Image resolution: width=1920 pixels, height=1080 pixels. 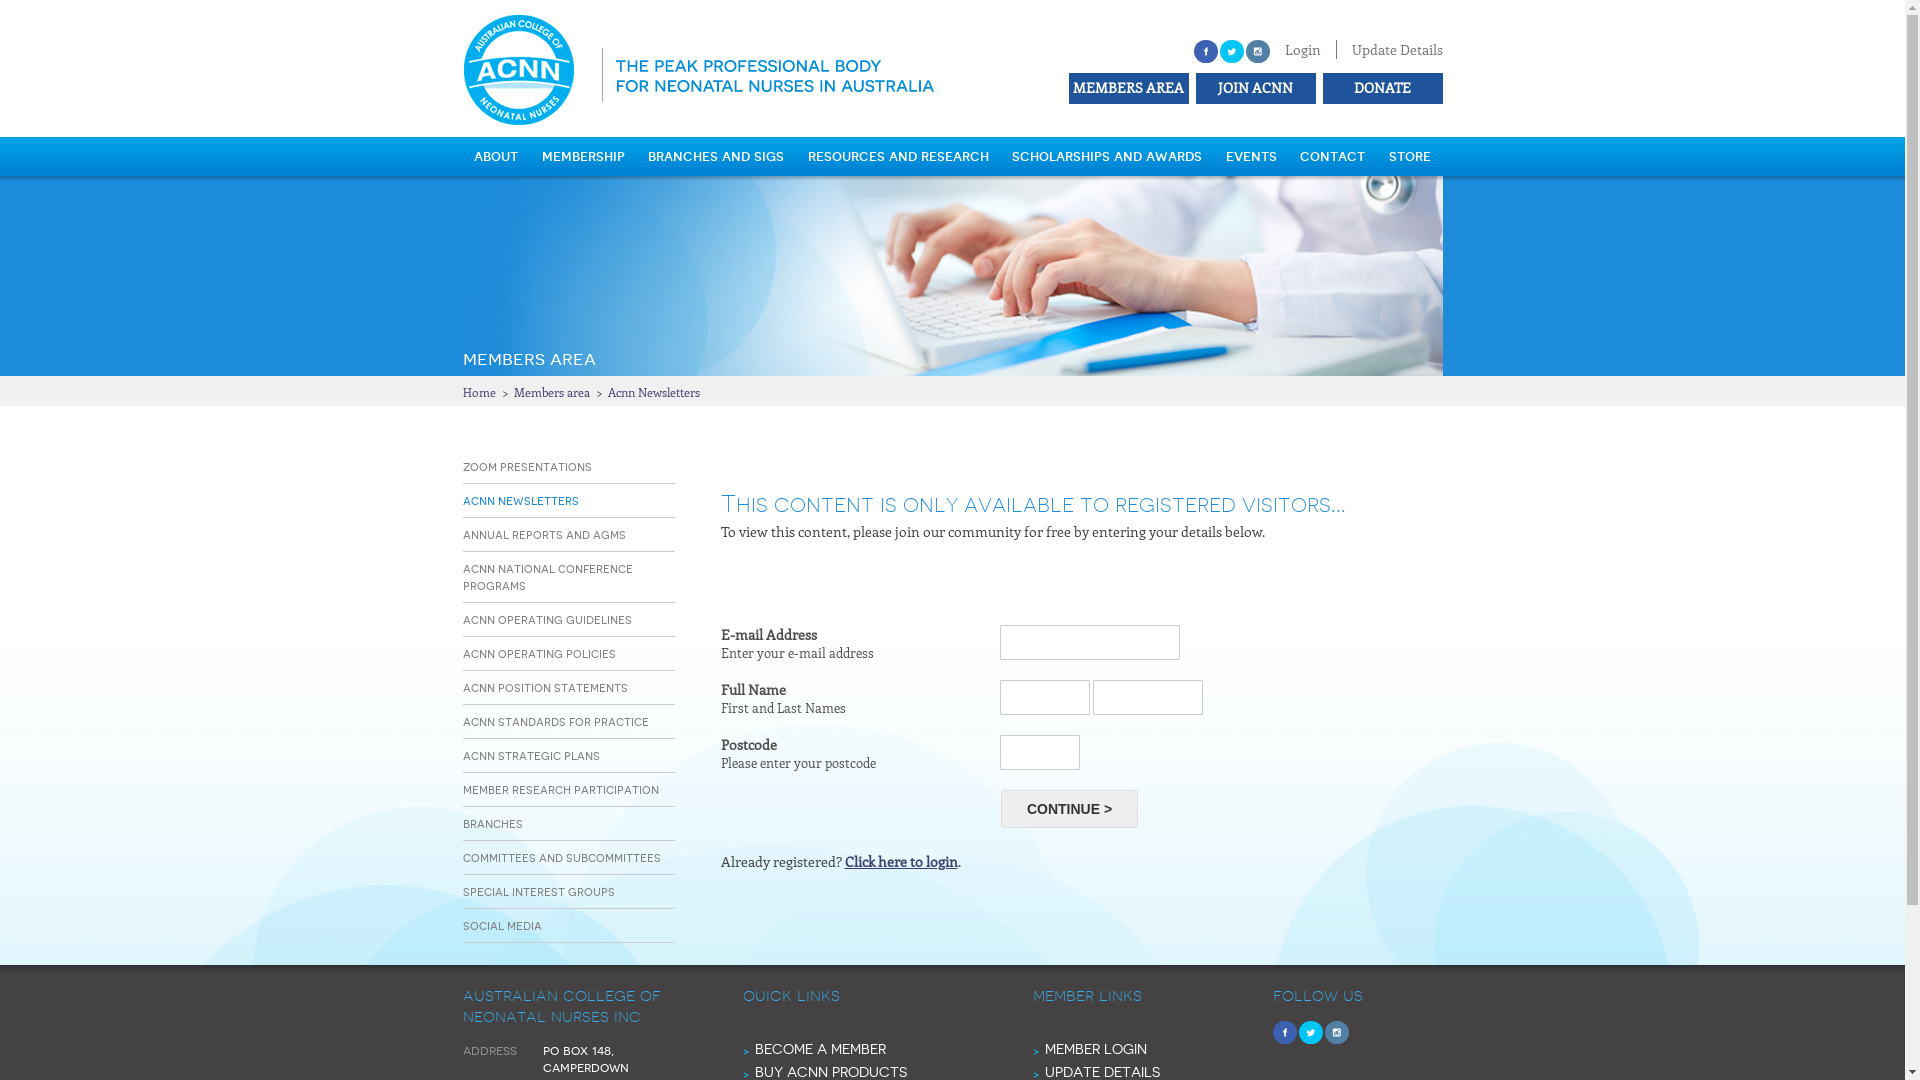 What do you see at coordinates (1191, 86) in the screenshot?
I see `'JOIN ACNN'` at bounding box center [1191, 86].